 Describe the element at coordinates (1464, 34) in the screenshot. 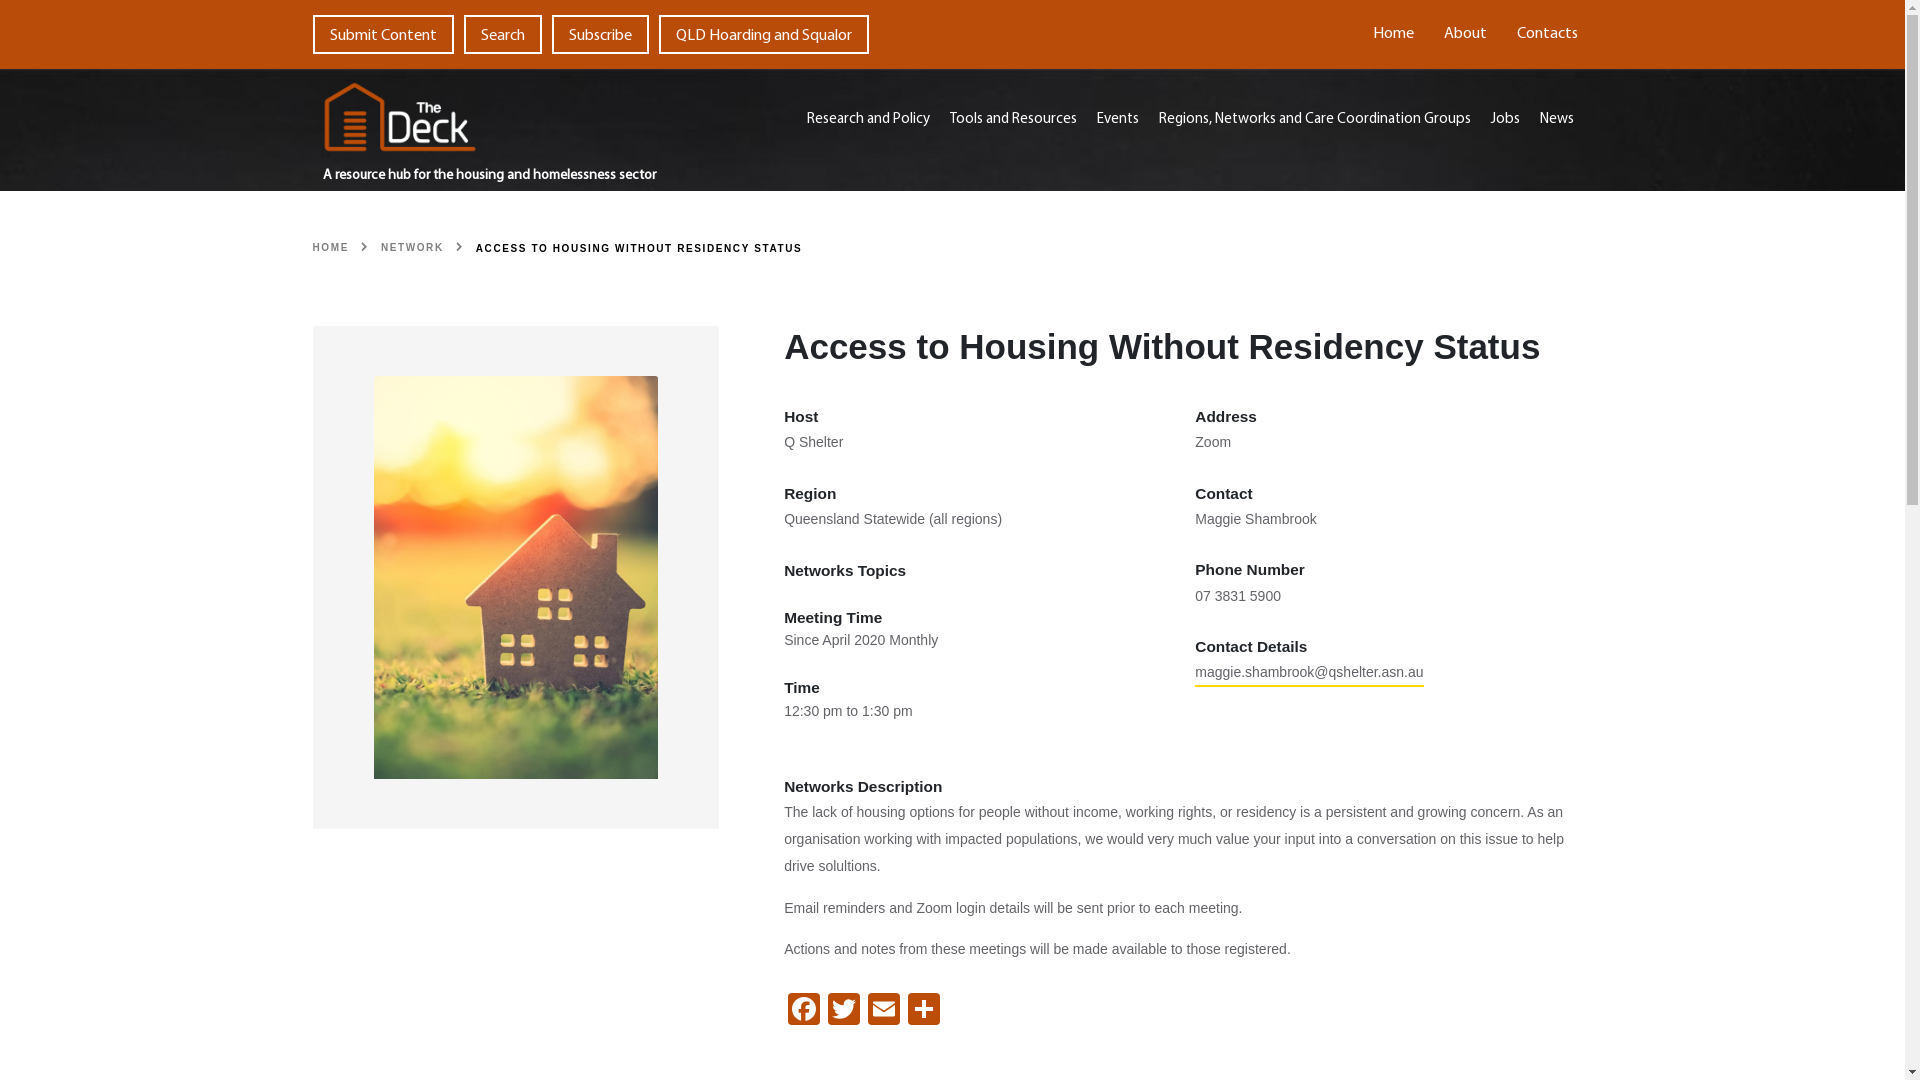

I see `'About'` at that location.